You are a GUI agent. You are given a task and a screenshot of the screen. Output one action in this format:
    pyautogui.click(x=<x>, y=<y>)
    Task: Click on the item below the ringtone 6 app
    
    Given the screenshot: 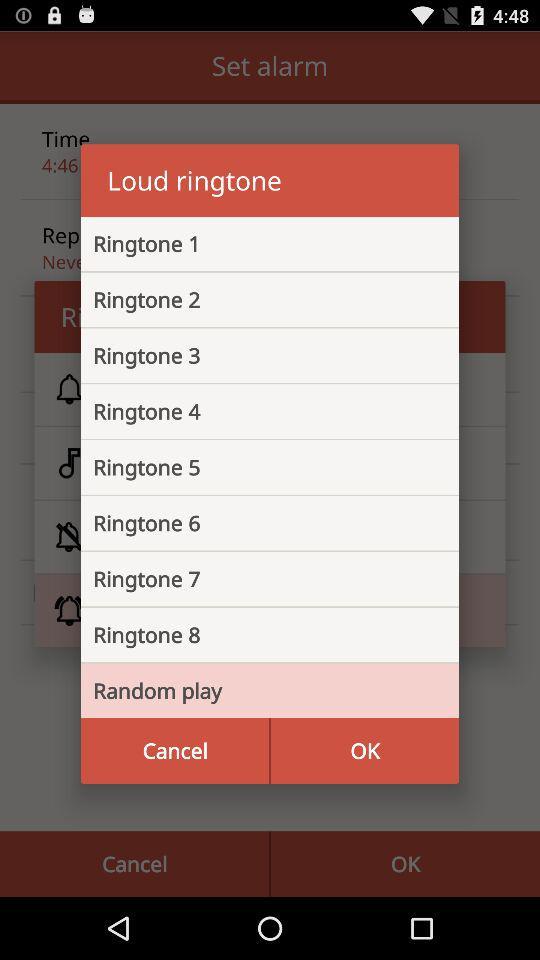 What is the action you would take?
    pyautogui.click(x=254, y=579)
    